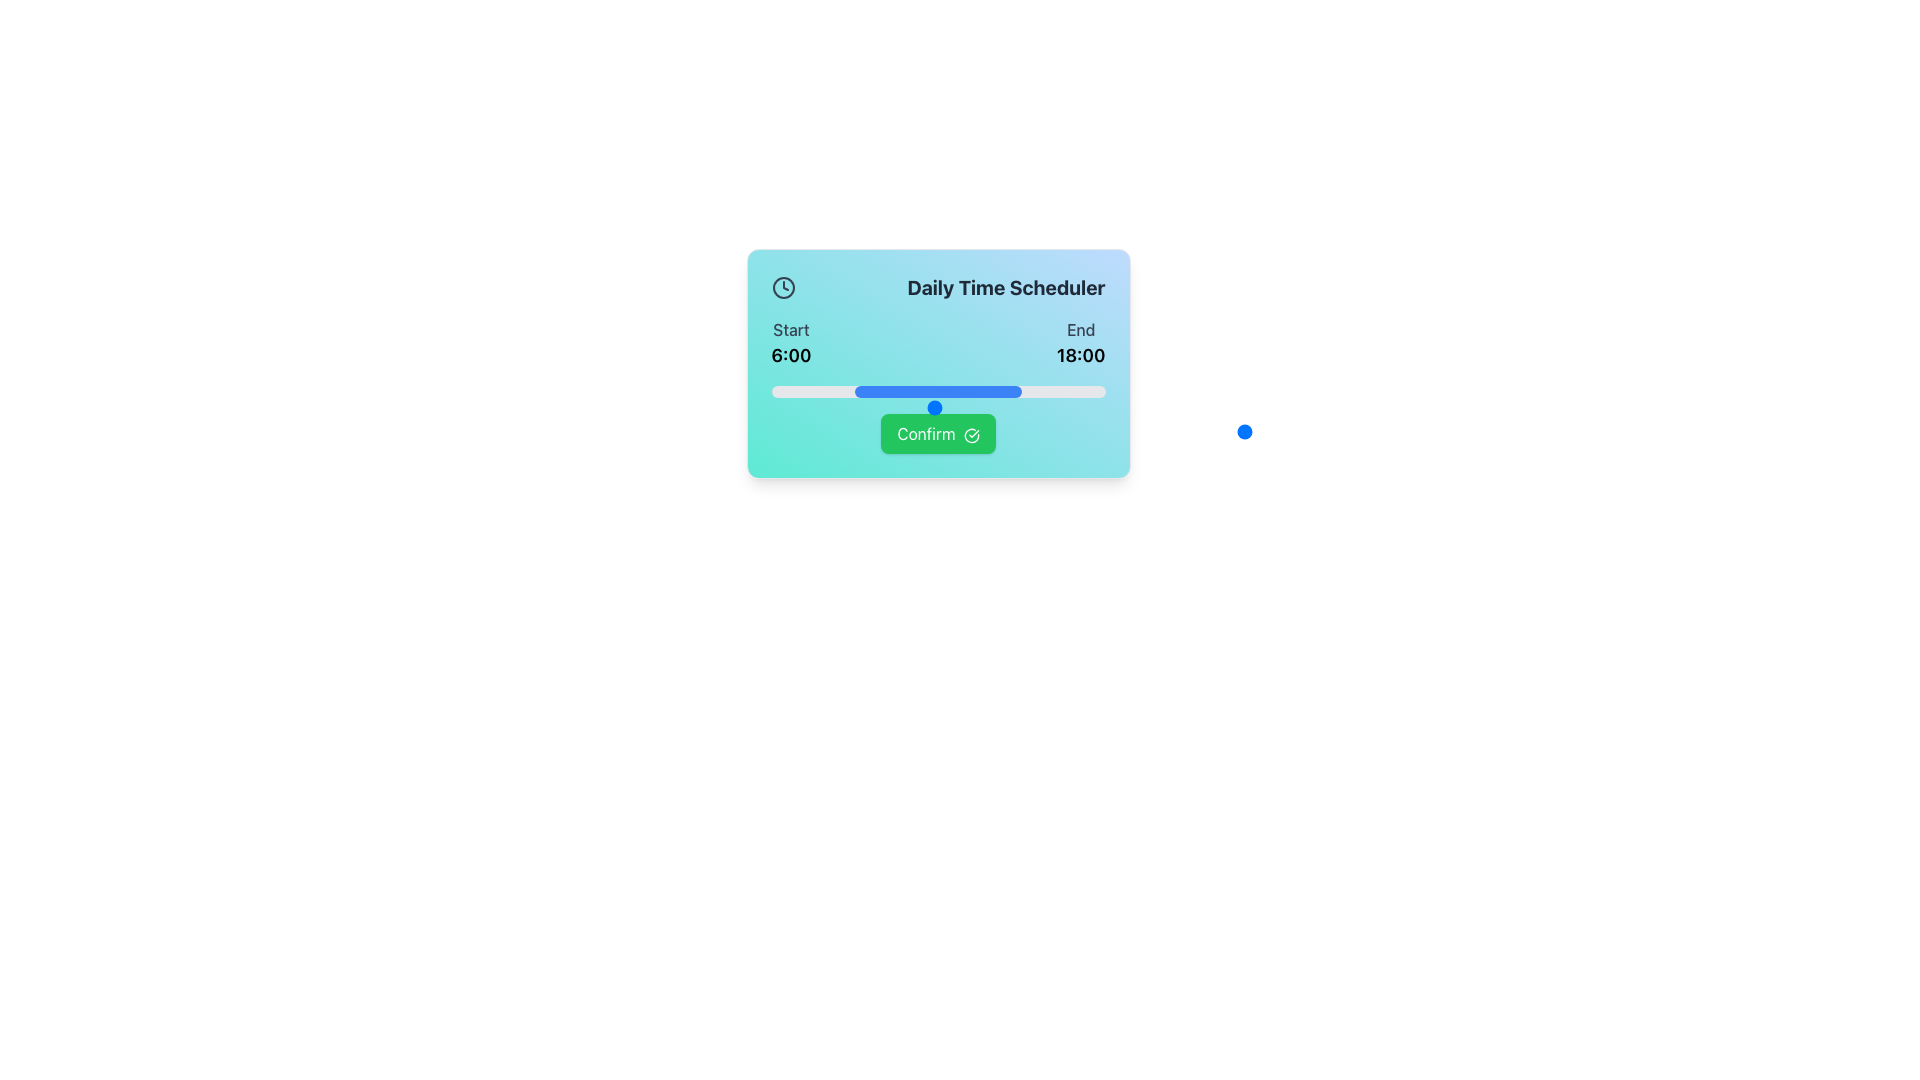 The image size is (1920, 1080). What do you see at coordinates (1008, 392) in the screenshot?
I see `the slider` at bounding box center [1008, 392].